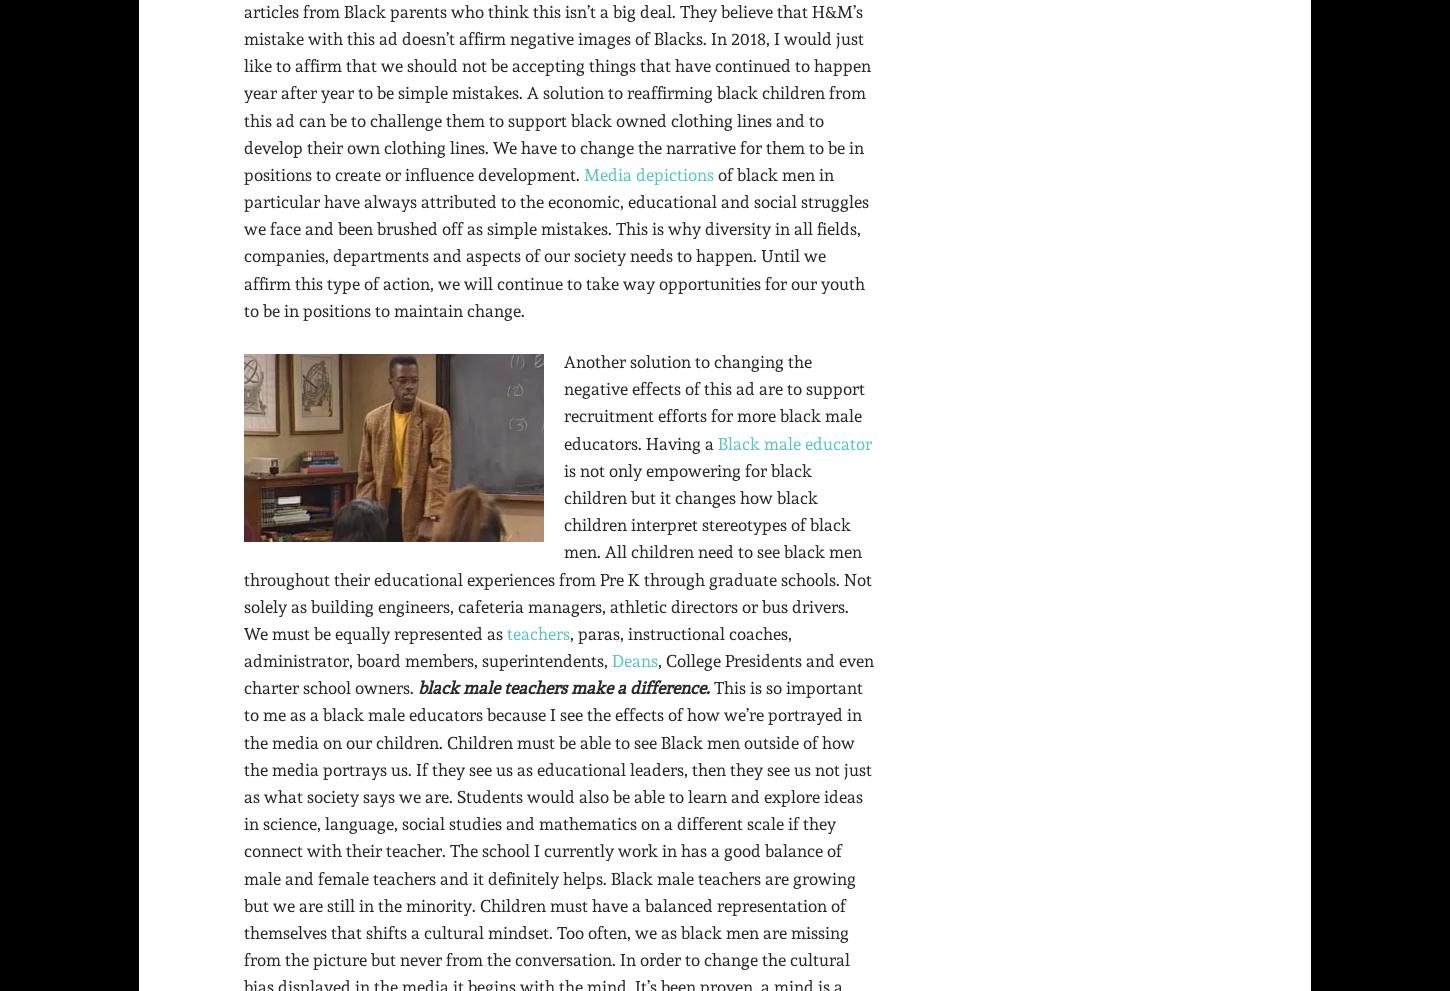 This screenshot has height=991, width=1450. Describe the element at coordinates (633, 659) in the screenshot. I see `'Deans'` at that location.